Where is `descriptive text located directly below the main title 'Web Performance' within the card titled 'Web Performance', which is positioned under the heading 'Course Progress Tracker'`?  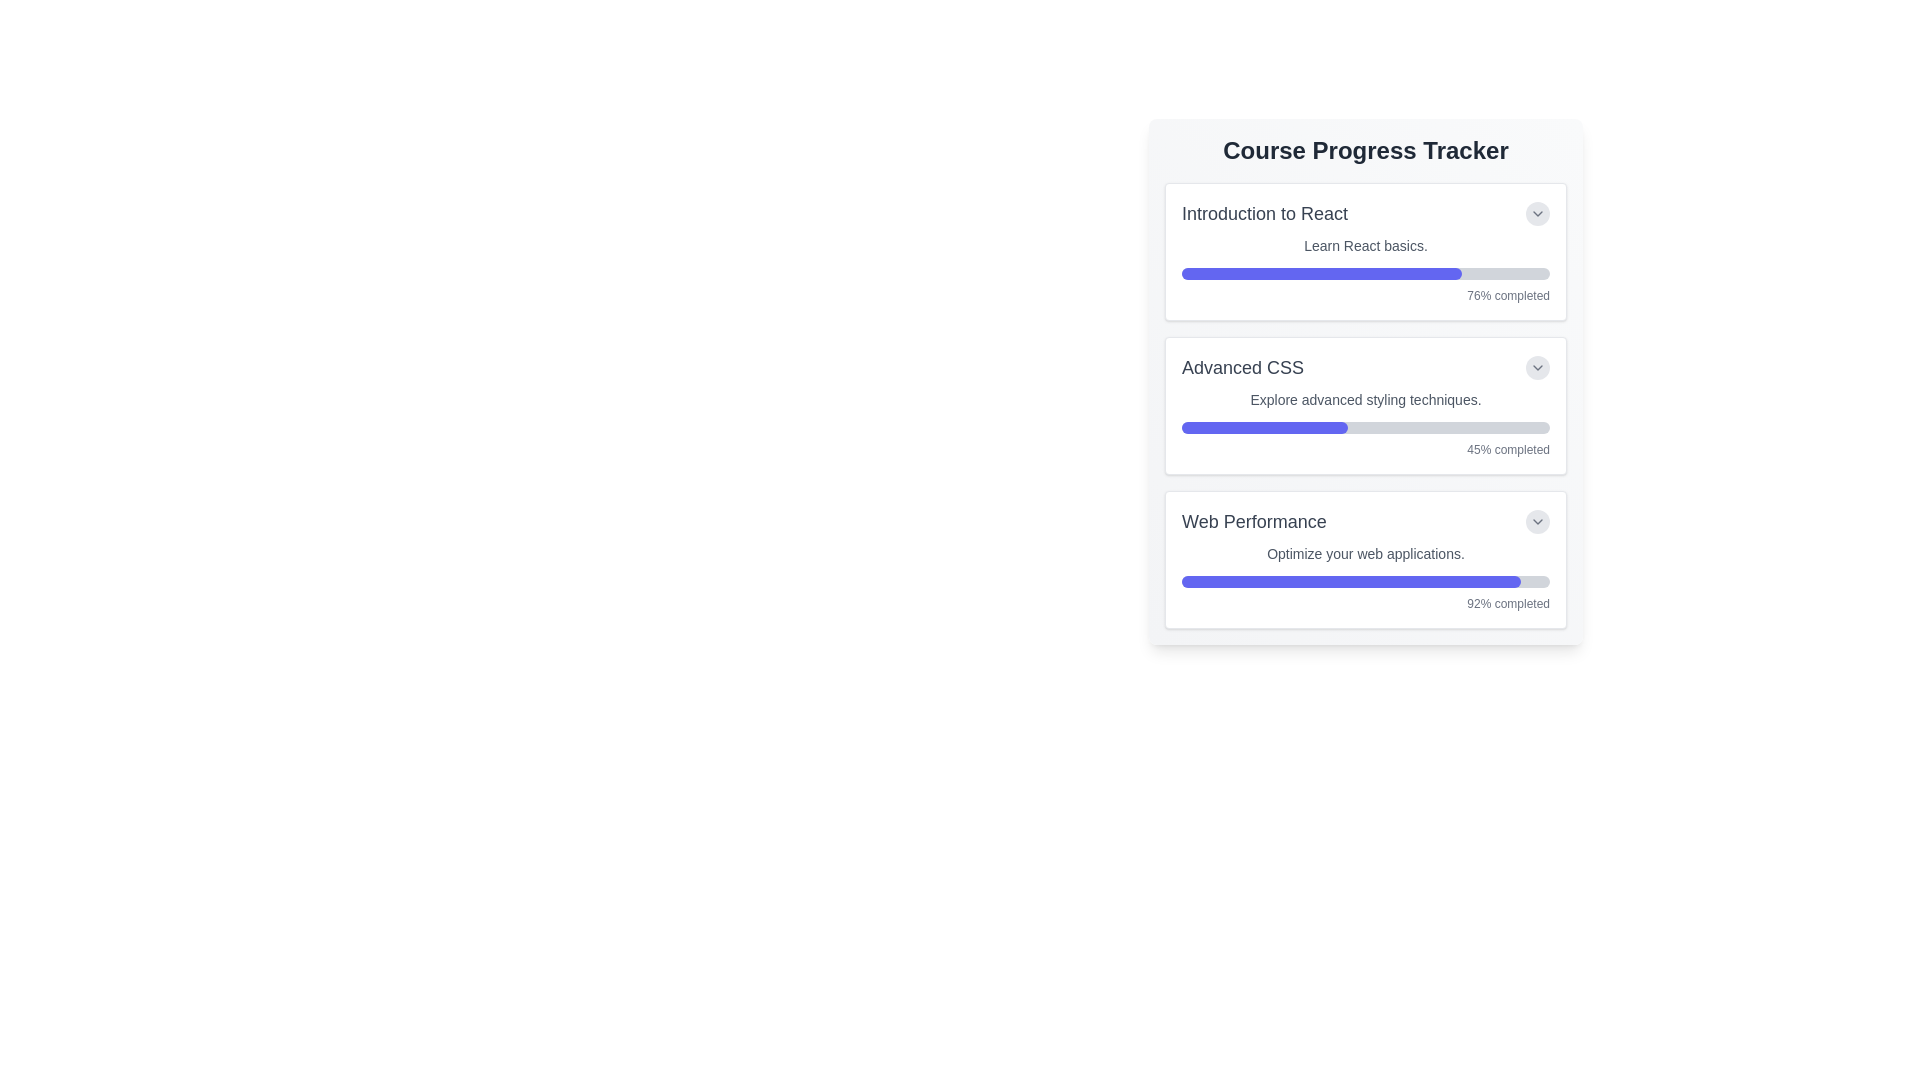
descriptive text located directly below the main title 'Web Performance' within the card titled 'Web Performance', which is positioned under the heading 'Course Progress Tracker' is located at coordinates (1365, 554).